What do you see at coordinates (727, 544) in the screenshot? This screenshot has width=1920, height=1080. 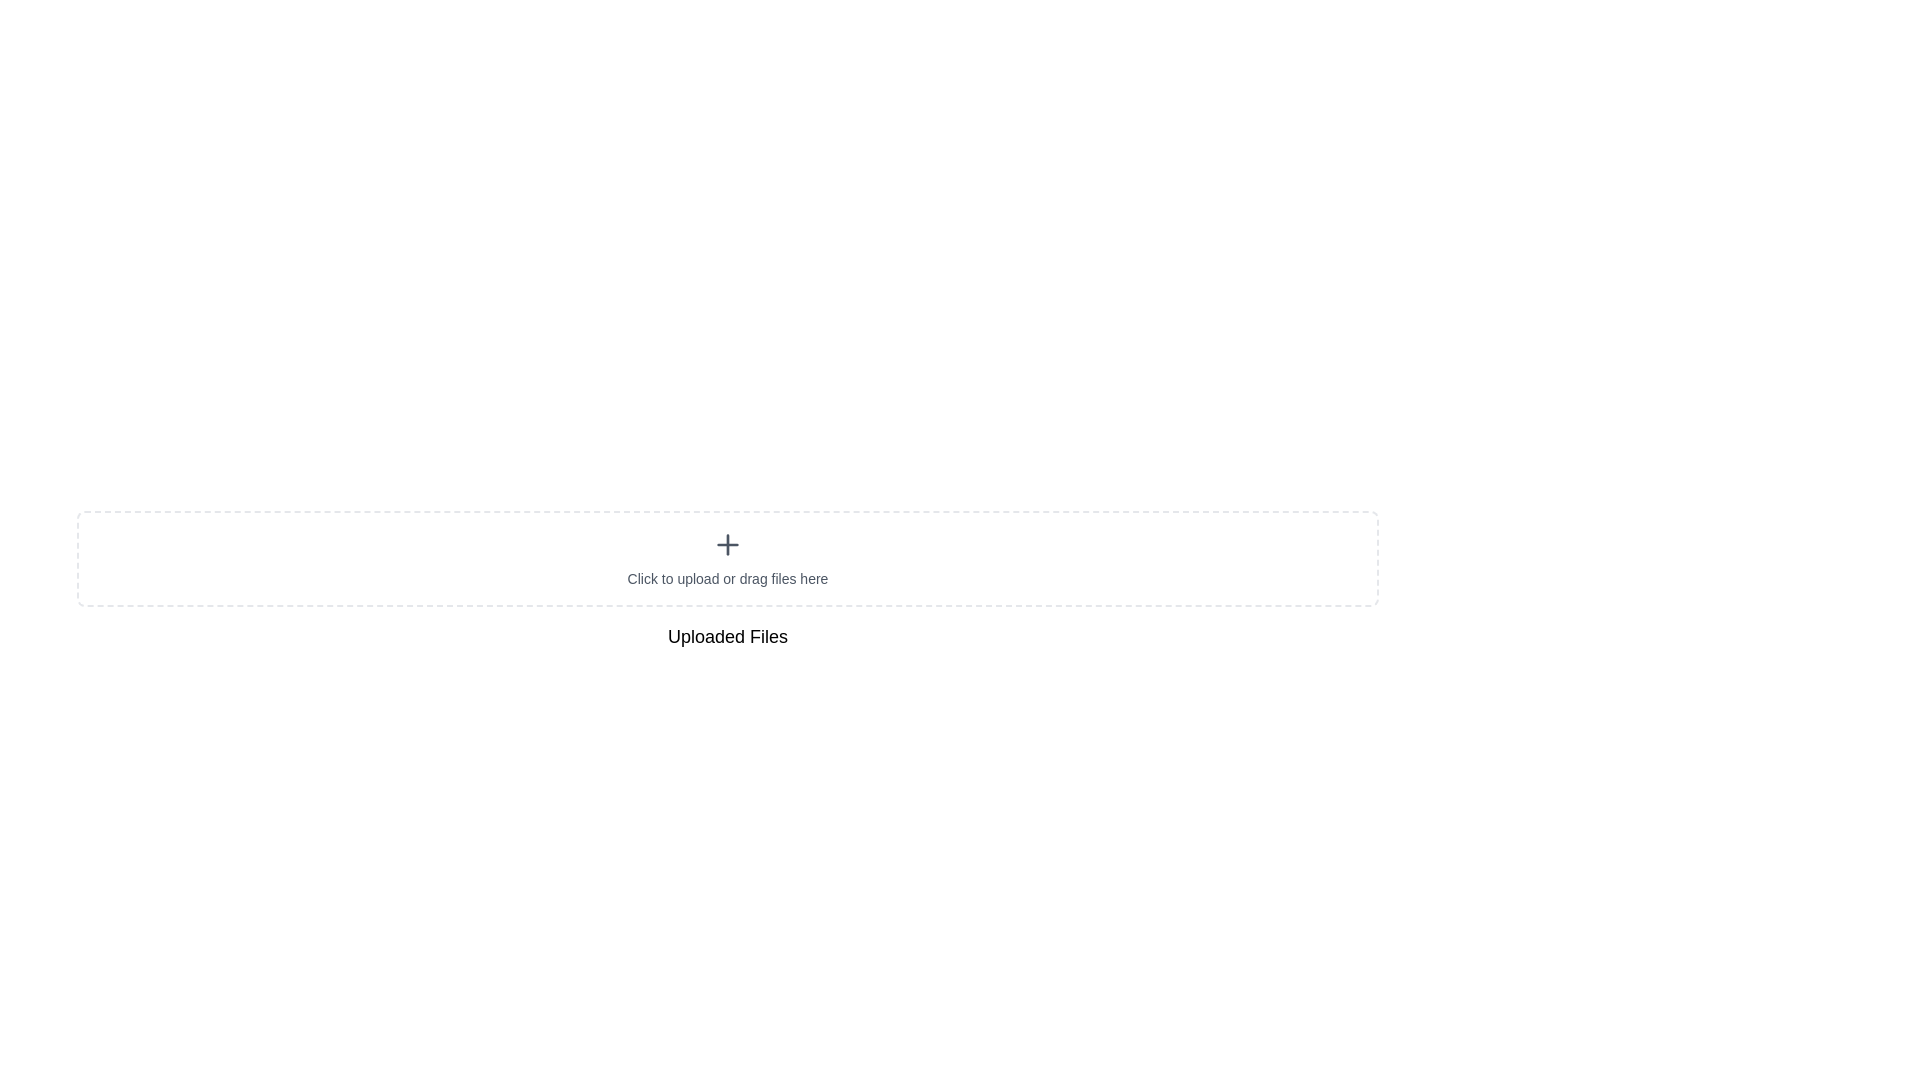 I see `the 'plus' icon located at the center of the dotted rectangular area labeled 'Click to upload or drag files here' to potentially display a tooltip` at bounding box center [727, 544].